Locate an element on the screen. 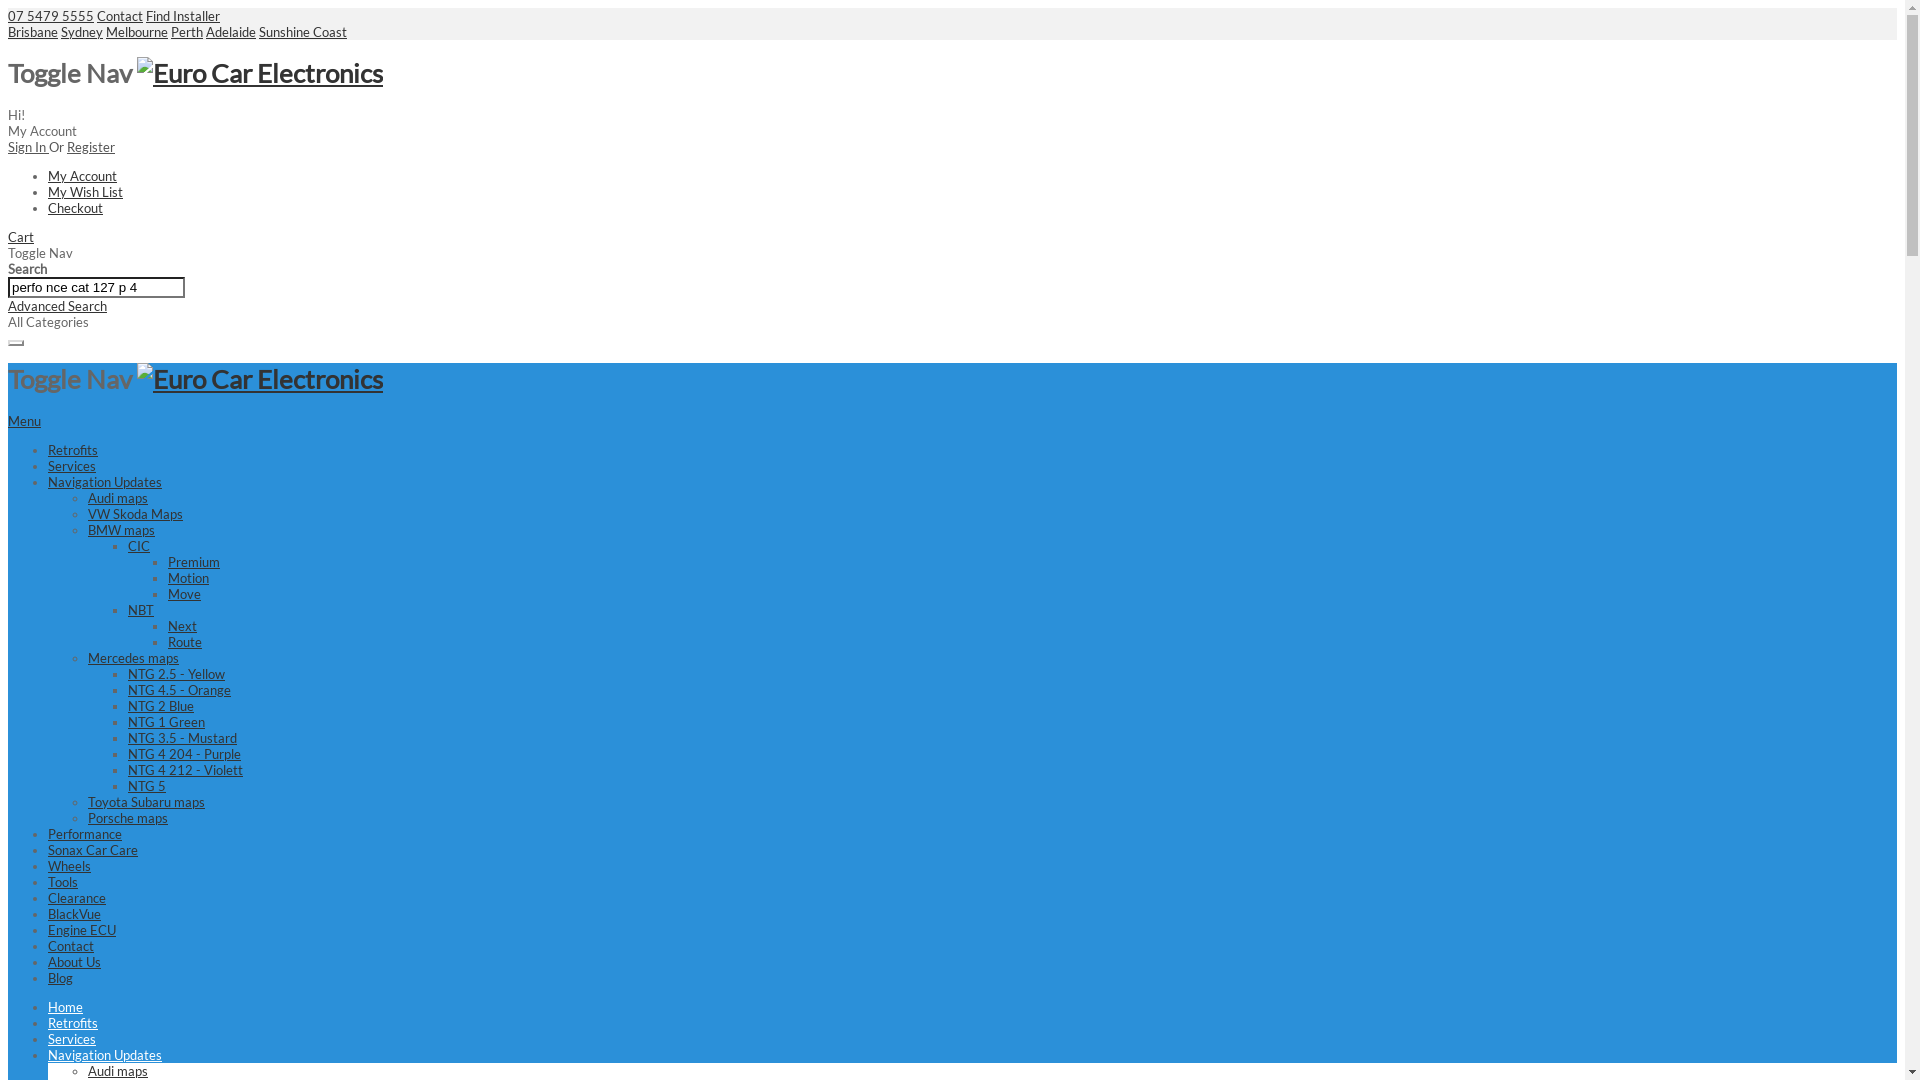 The width and height of the screenshot is (1920, 1080). 'Advanced Search' is located at coordinates (57, 305).